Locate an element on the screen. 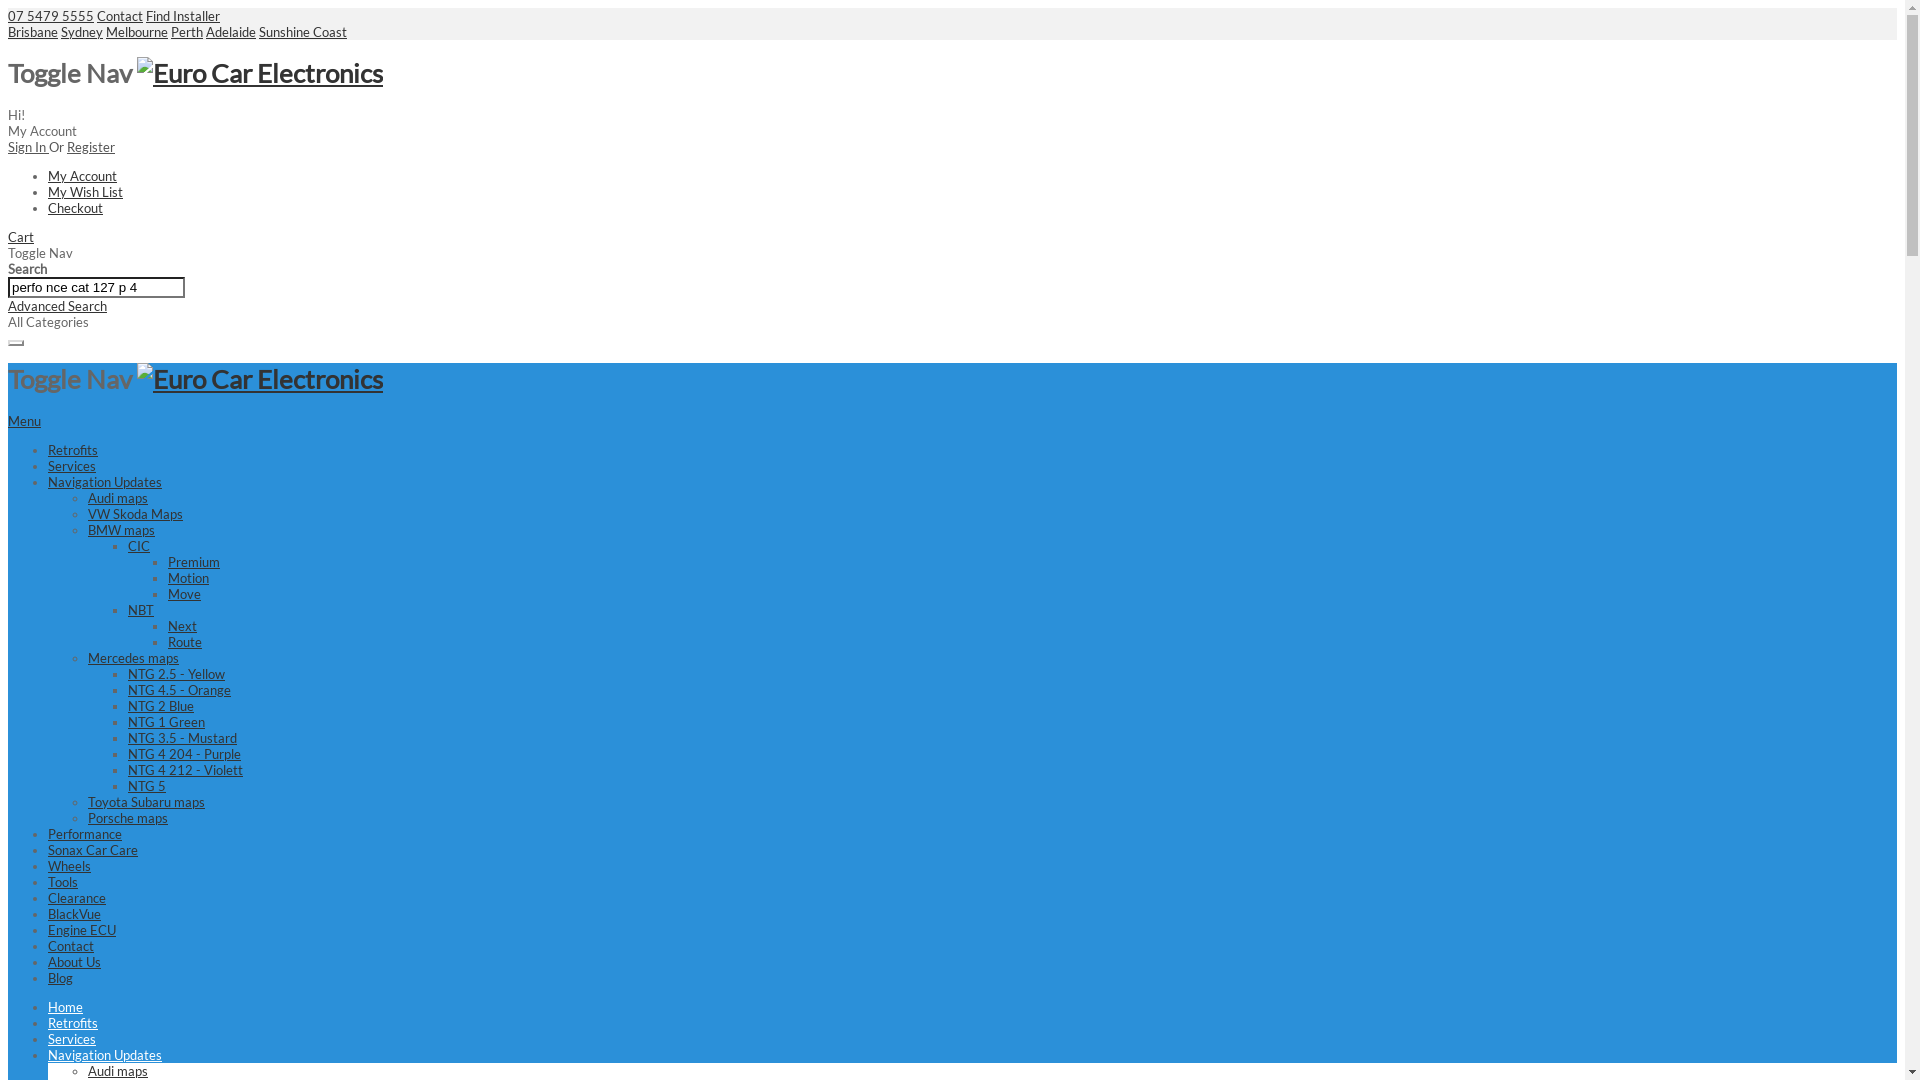 The width and height of the screenshot is (1920, 1080). 'Advanced Search' is located at coordinates (57, 305).